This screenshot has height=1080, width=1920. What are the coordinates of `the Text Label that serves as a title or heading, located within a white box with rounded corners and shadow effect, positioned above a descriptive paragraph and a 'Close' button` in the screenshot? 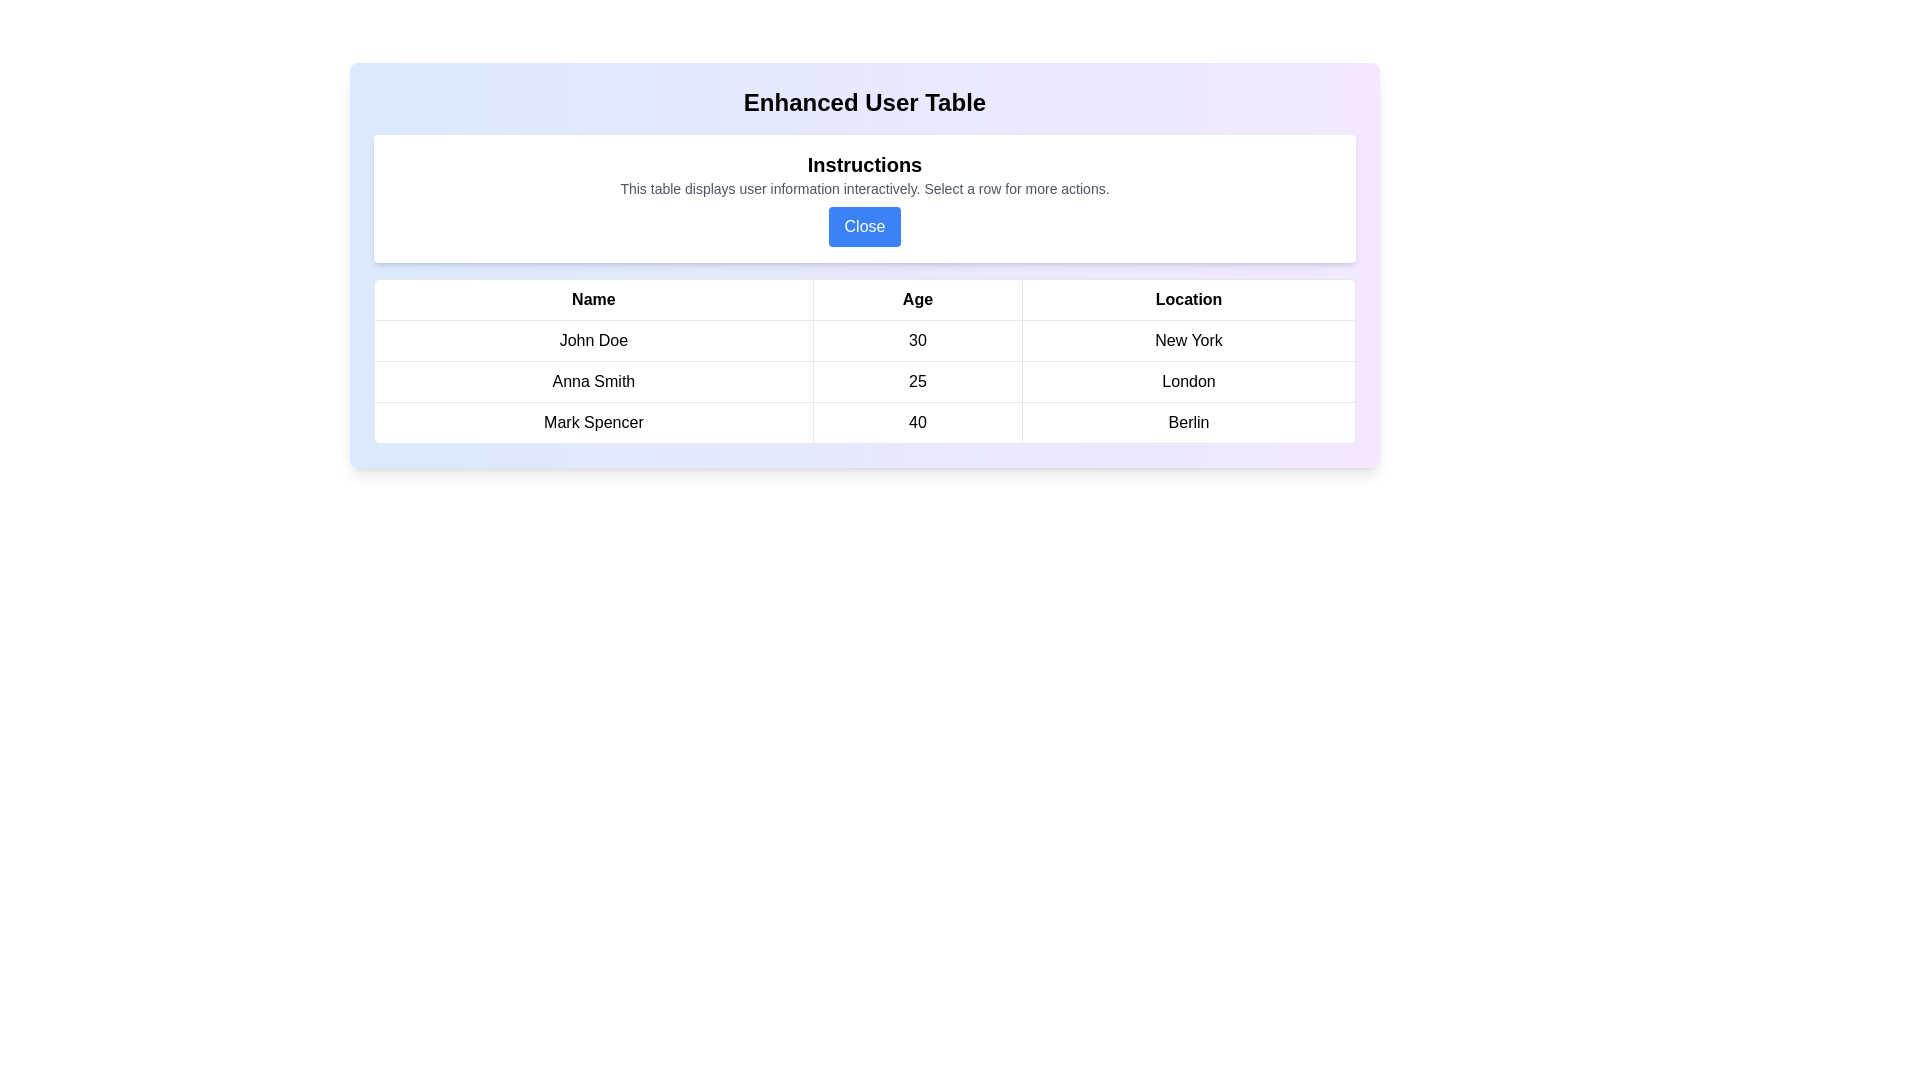 It's located at (864, 164).